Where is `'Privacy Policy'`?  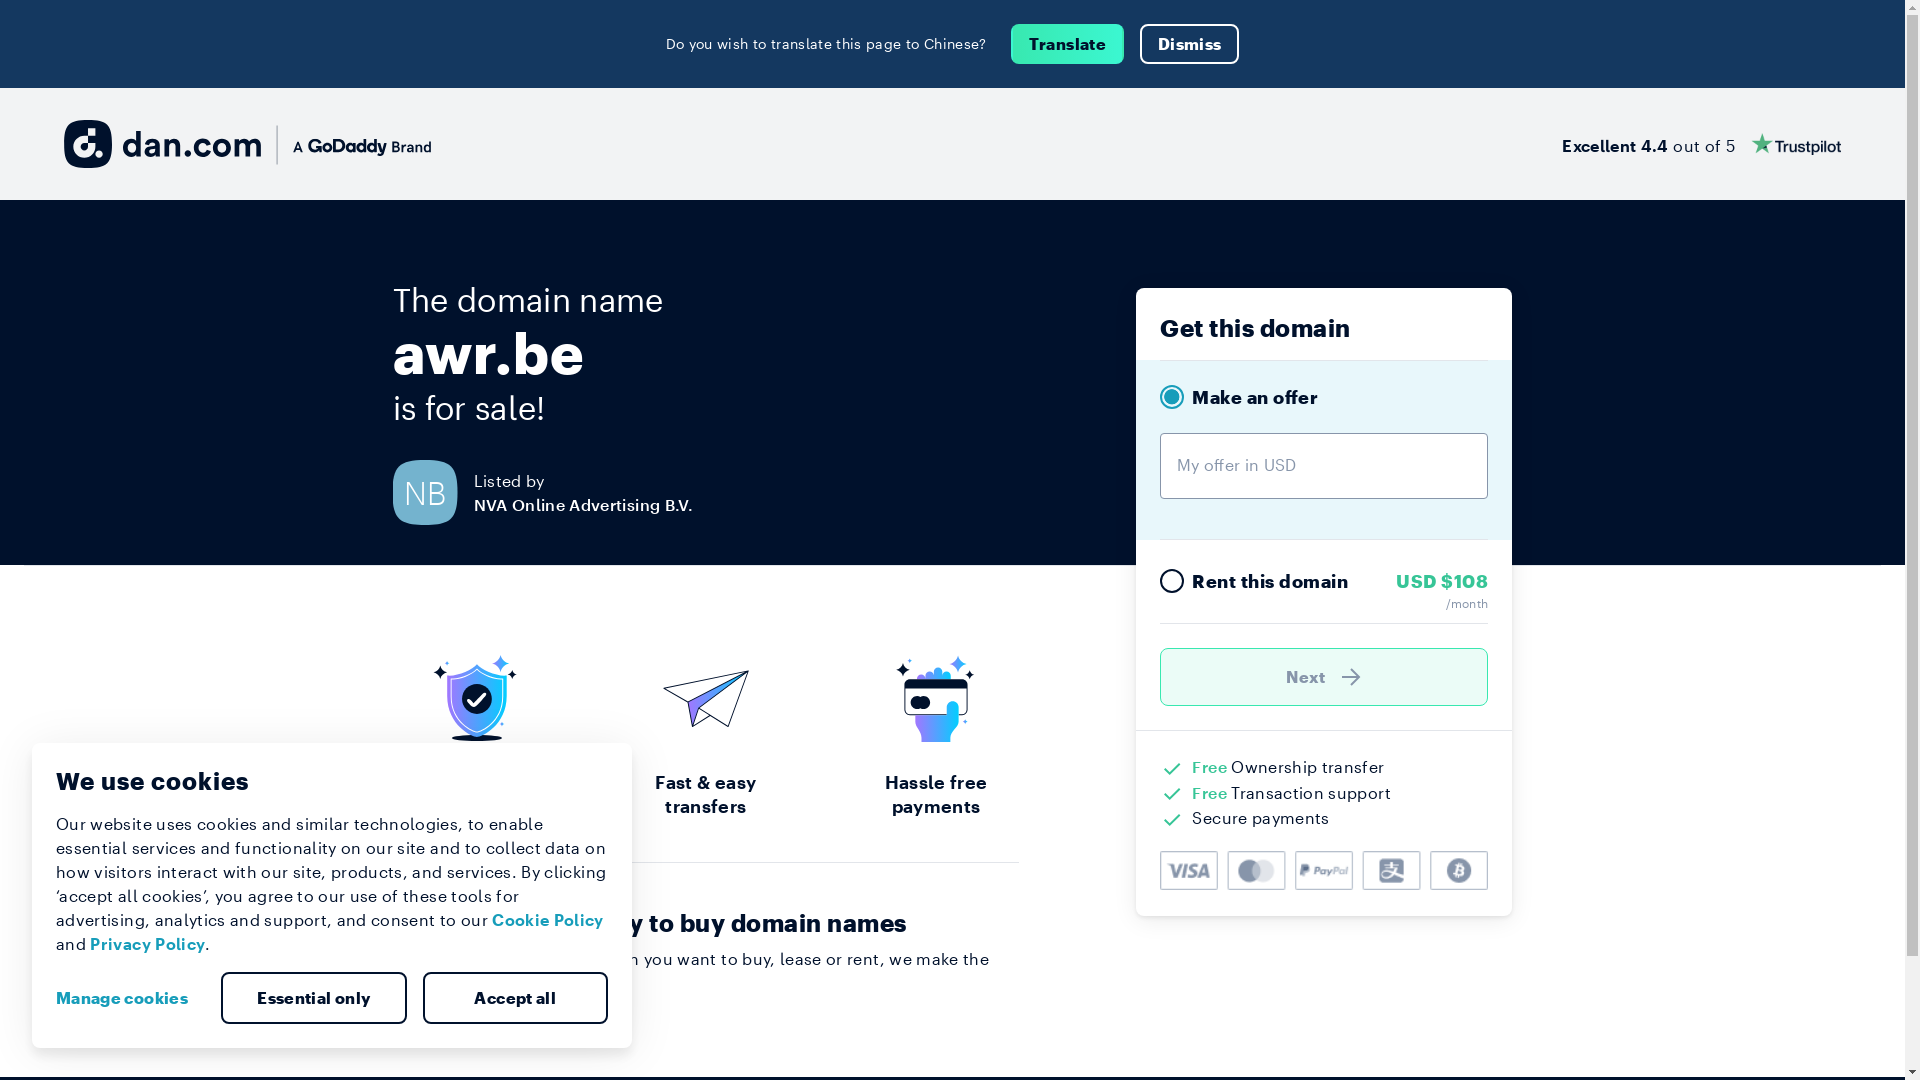 'Privacy Policy' is located at coordinates (89, 943).